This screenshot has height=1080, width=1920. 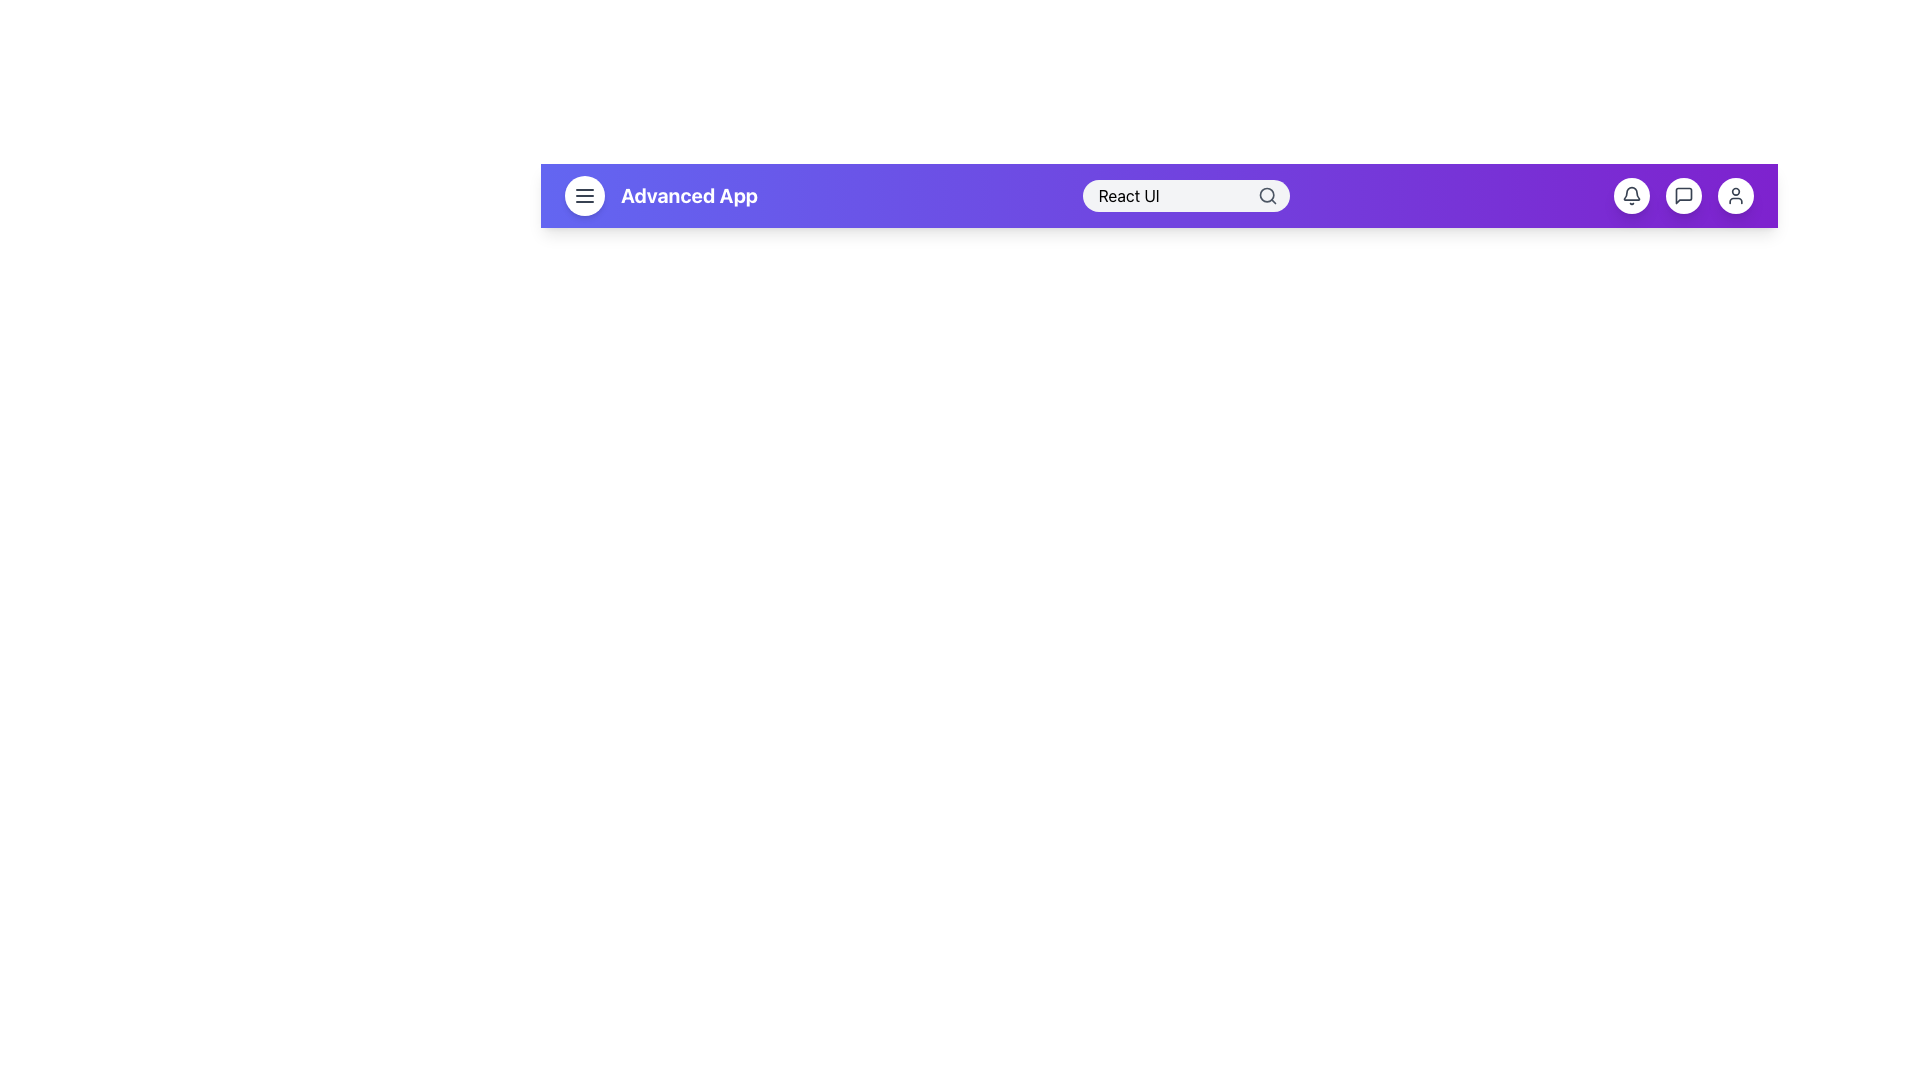 I want to click on the third circular icon from the right in the purple navigation bar, so click(x=1683, y=196).